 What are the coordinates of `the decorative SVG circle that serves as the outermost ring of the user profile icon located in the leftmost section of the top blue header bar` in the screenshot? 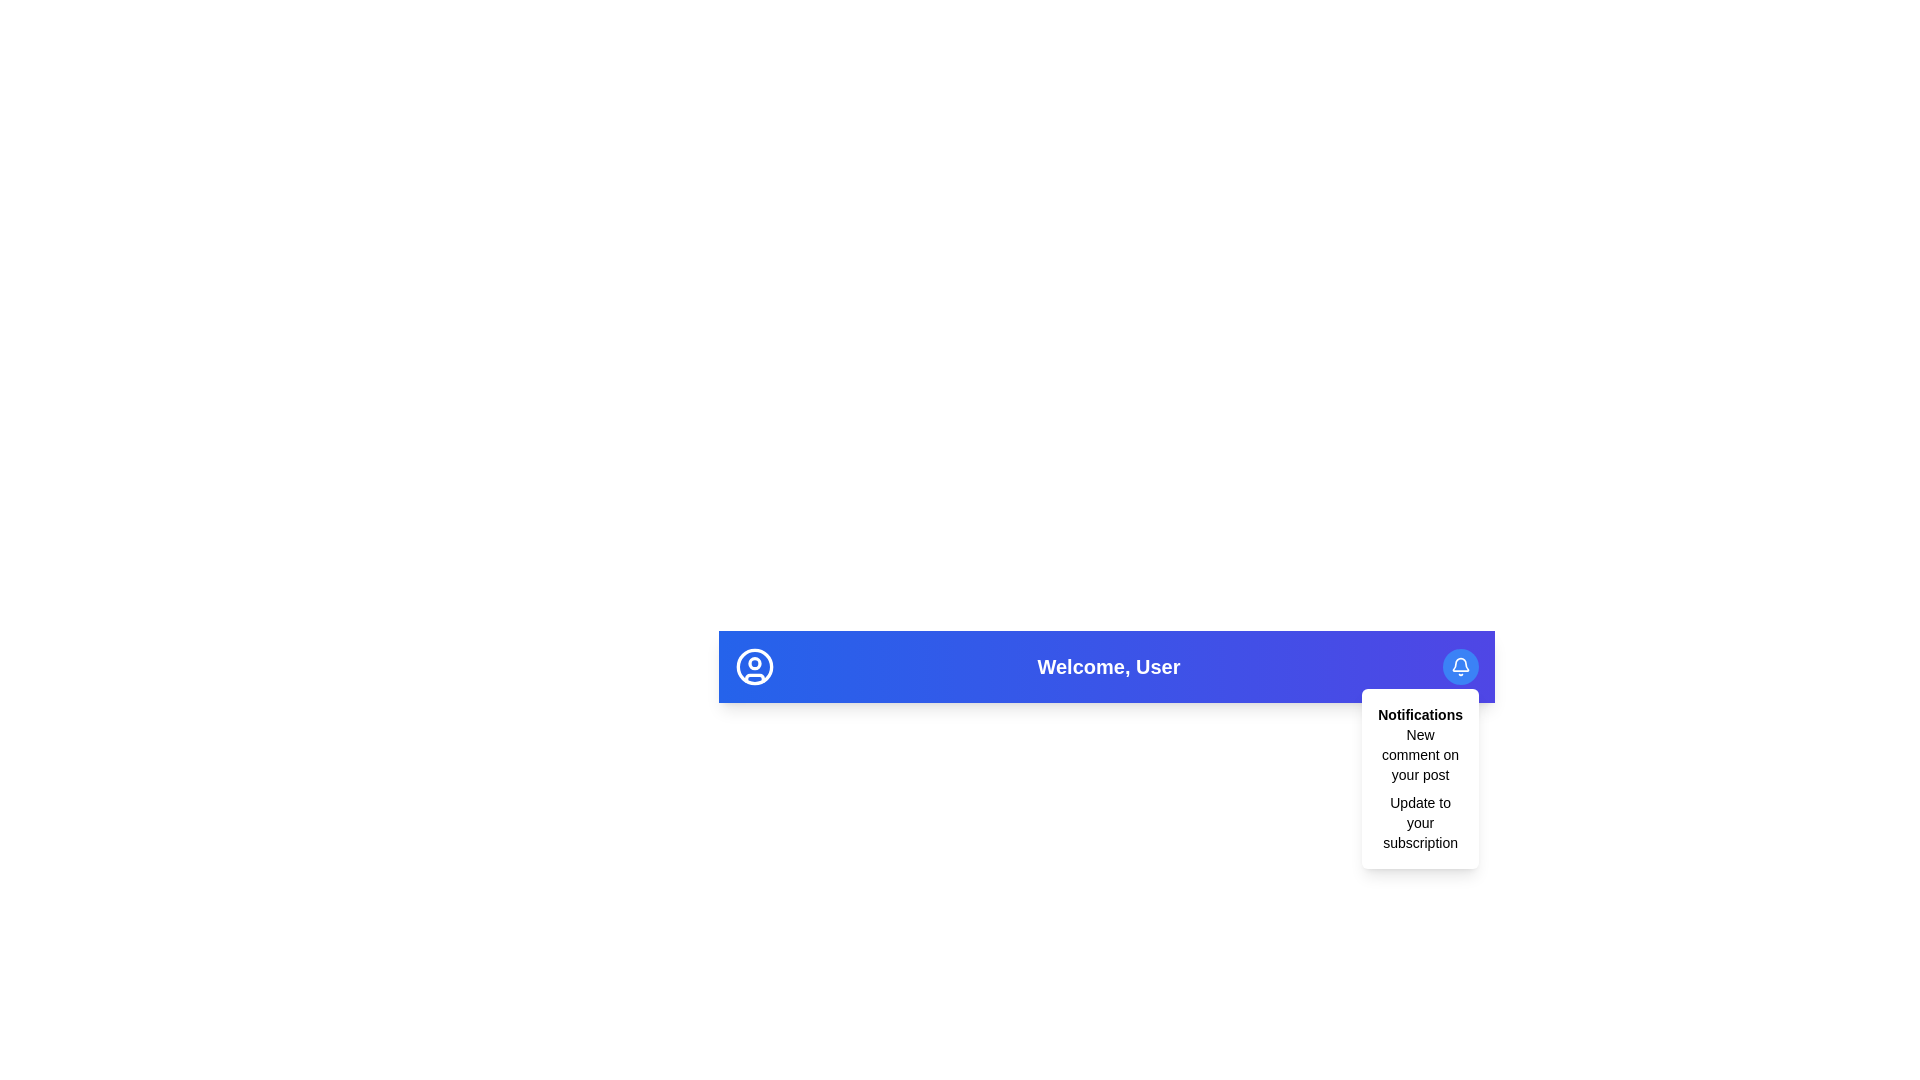 It's located at (753, 667).